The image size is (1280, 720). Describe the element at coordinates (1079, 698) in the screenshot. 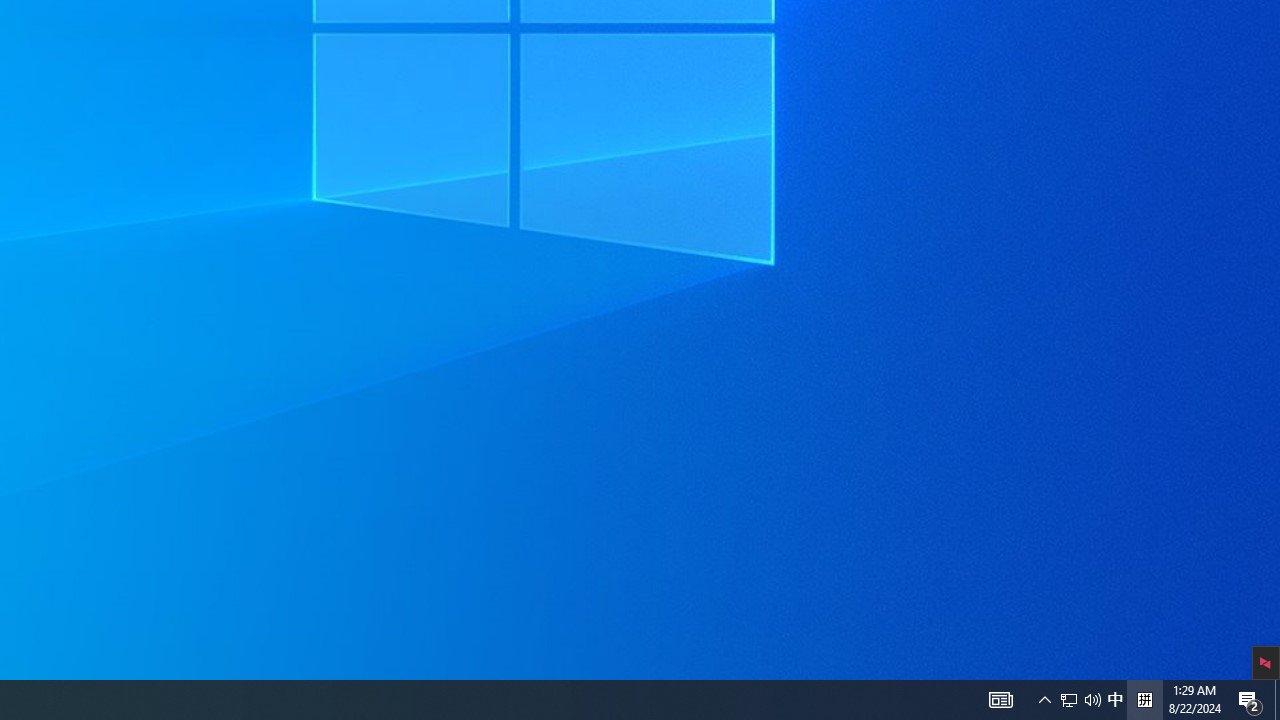

I see `'User Promoted Notification Area'` at that location.